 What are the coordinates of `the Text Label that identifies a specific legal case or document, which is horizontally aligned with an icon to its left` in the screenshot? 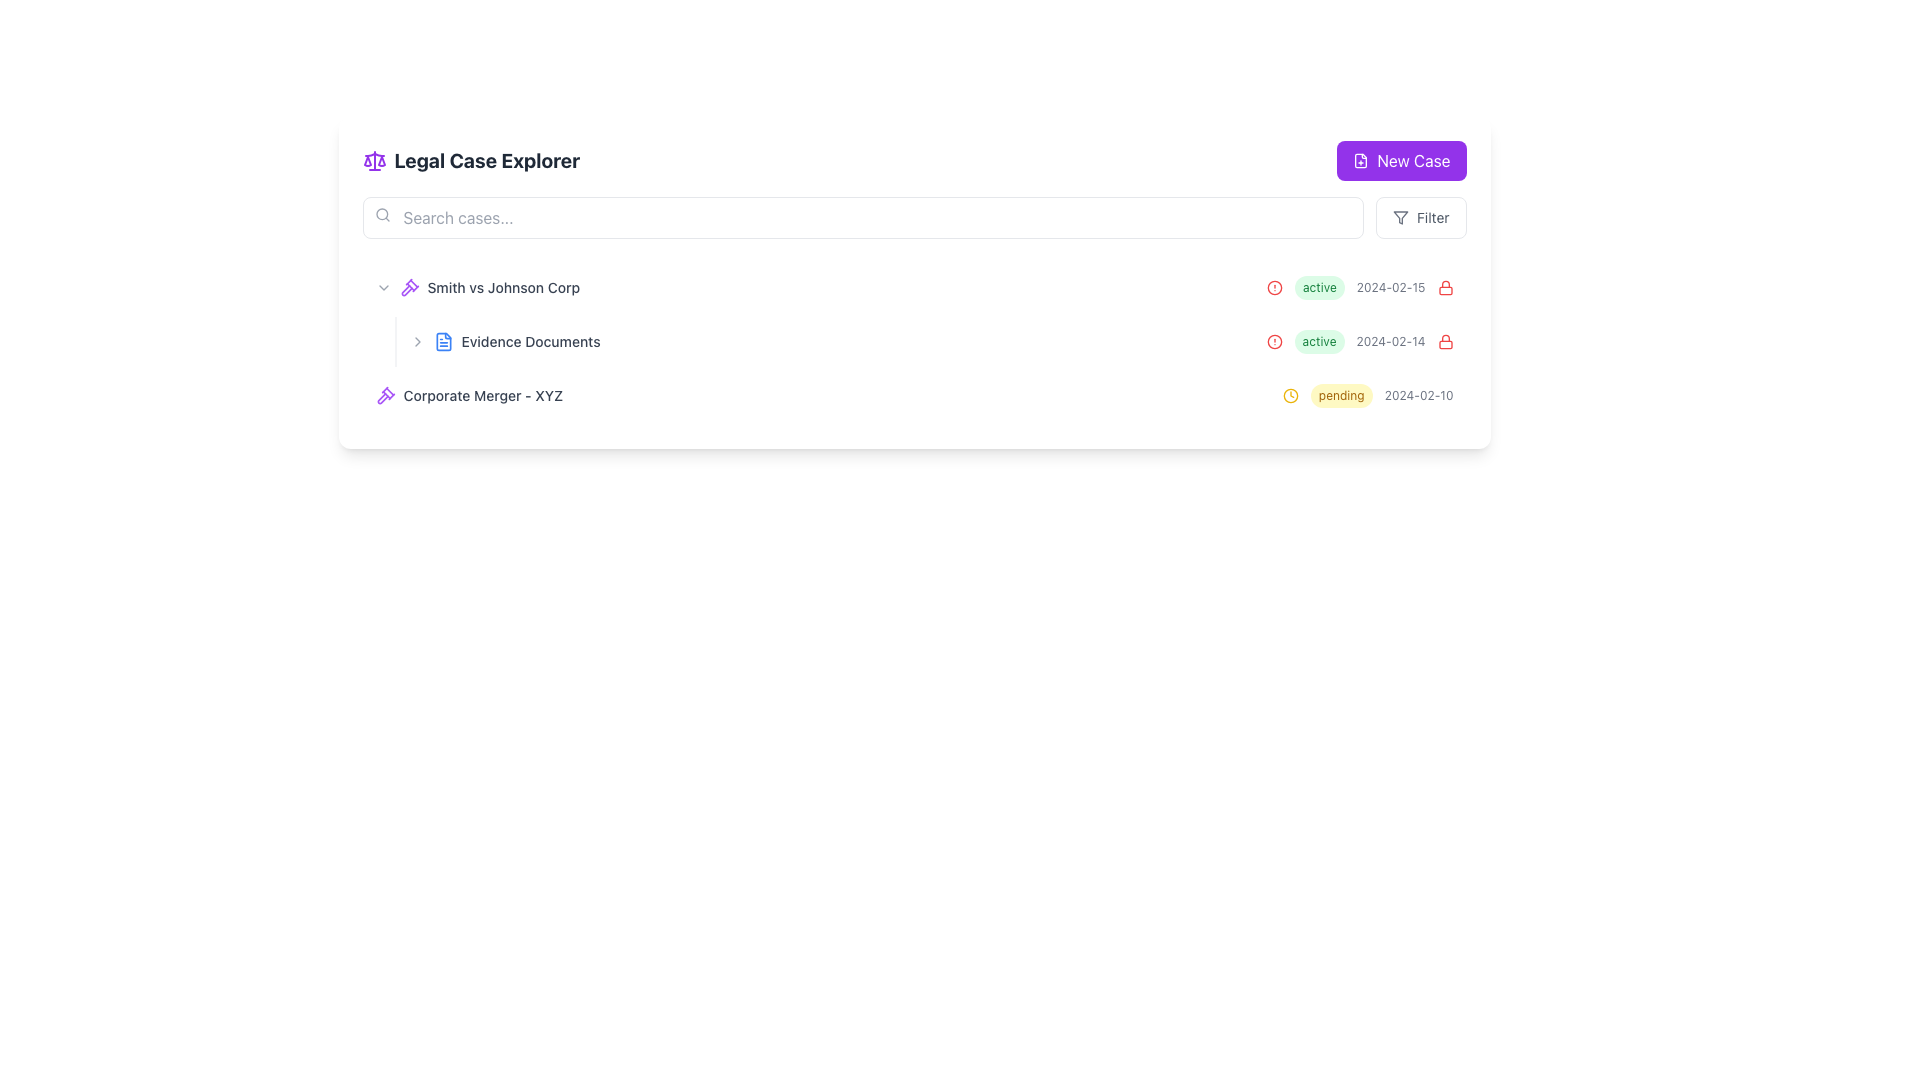 It's located at (483, 396).